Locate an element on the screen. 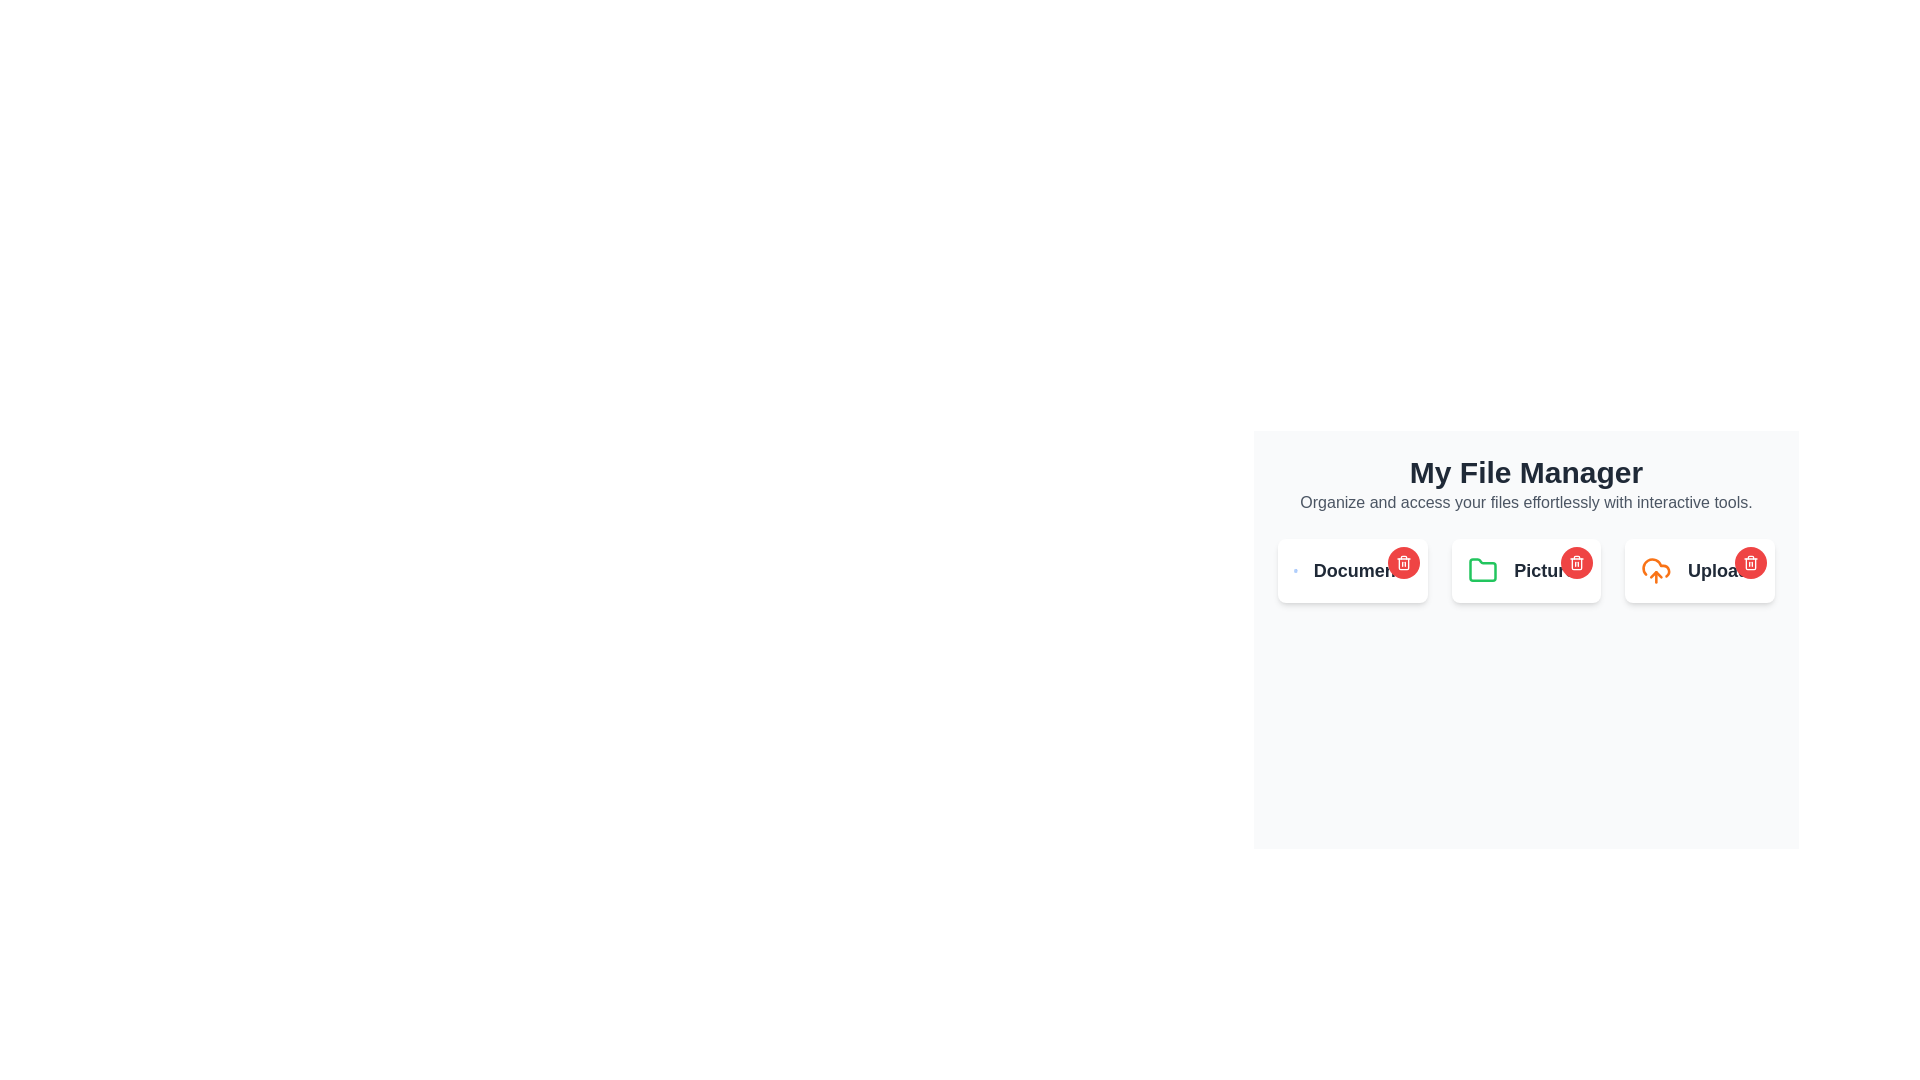 The height and width of the screenshot is (1080, 1920). the folder icon that represents the 'Pictures' section, located to the left of the text 'Pictures' and to the right of 'Documents' is located at coordinates (1483, 570).